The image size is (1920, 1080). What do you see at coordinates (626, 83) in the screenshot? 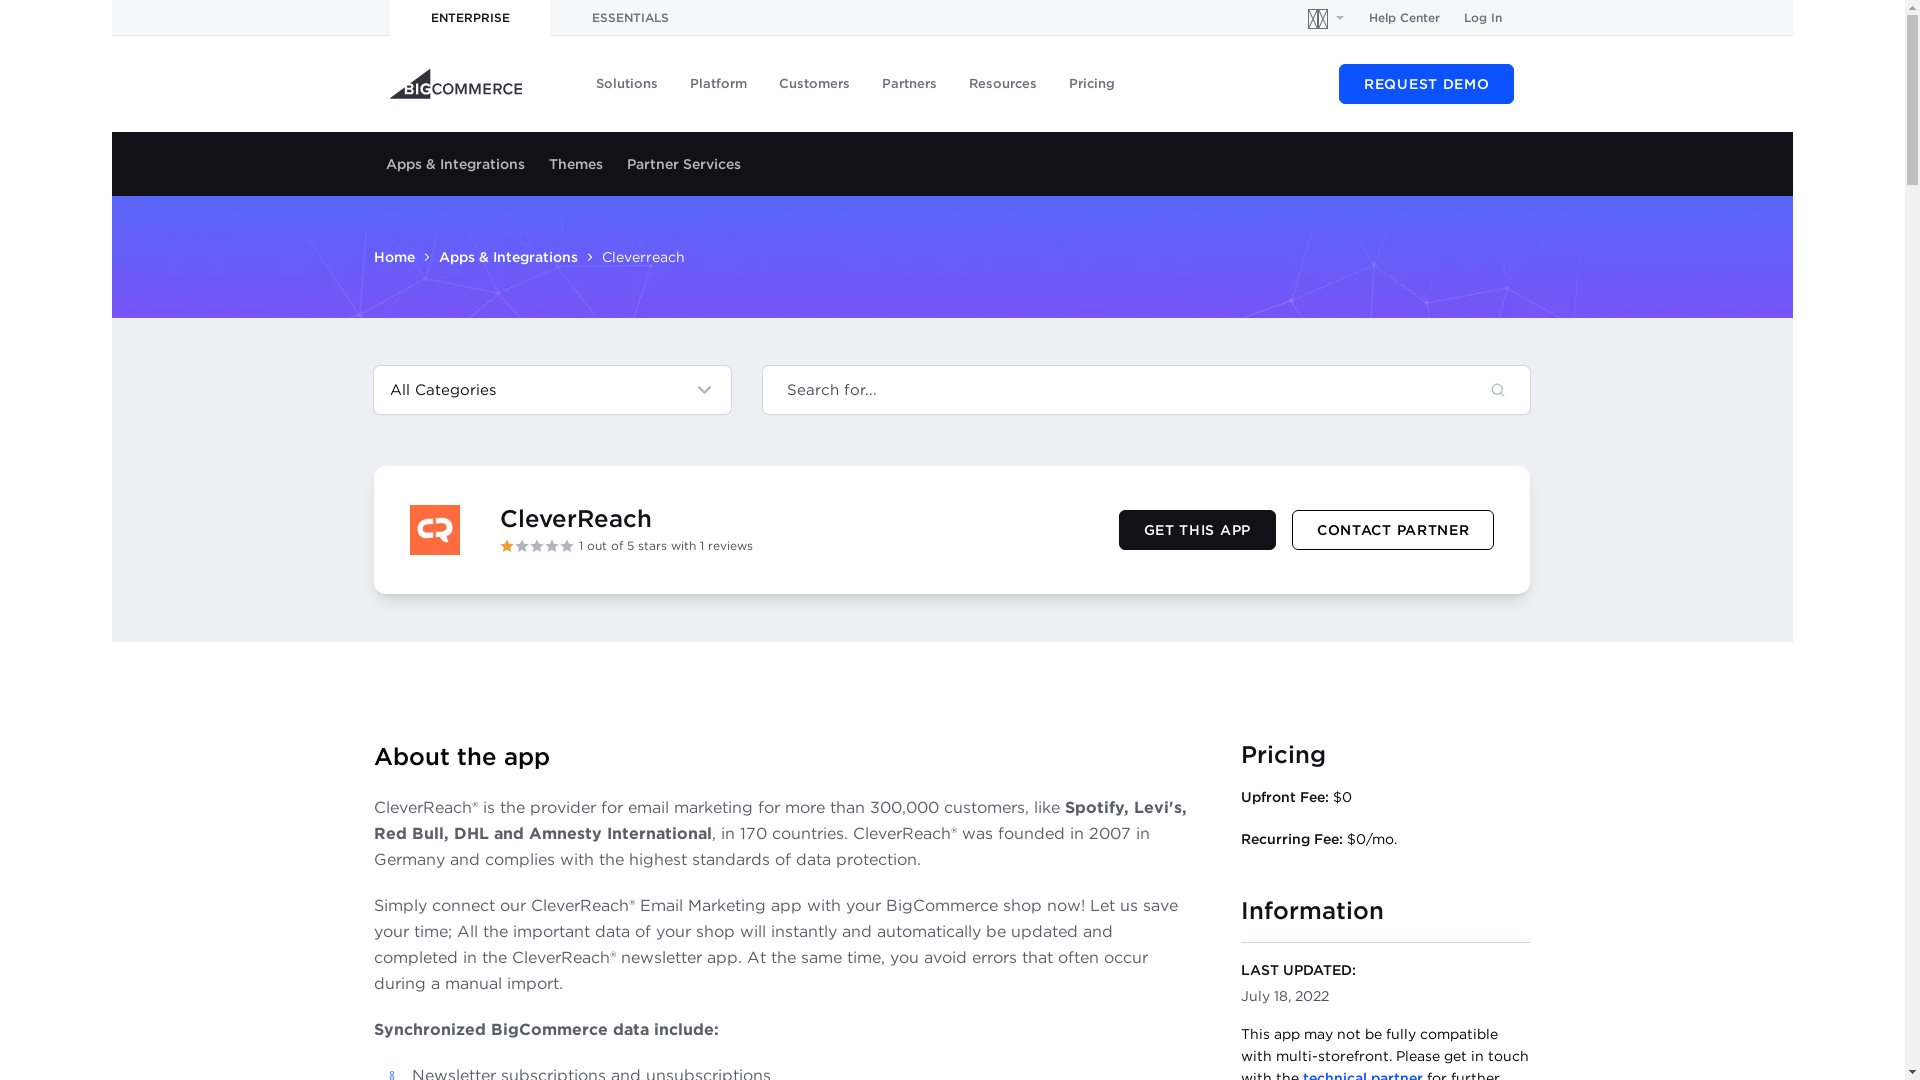
I see `'Solutions'` at bounding box center [626, 83].